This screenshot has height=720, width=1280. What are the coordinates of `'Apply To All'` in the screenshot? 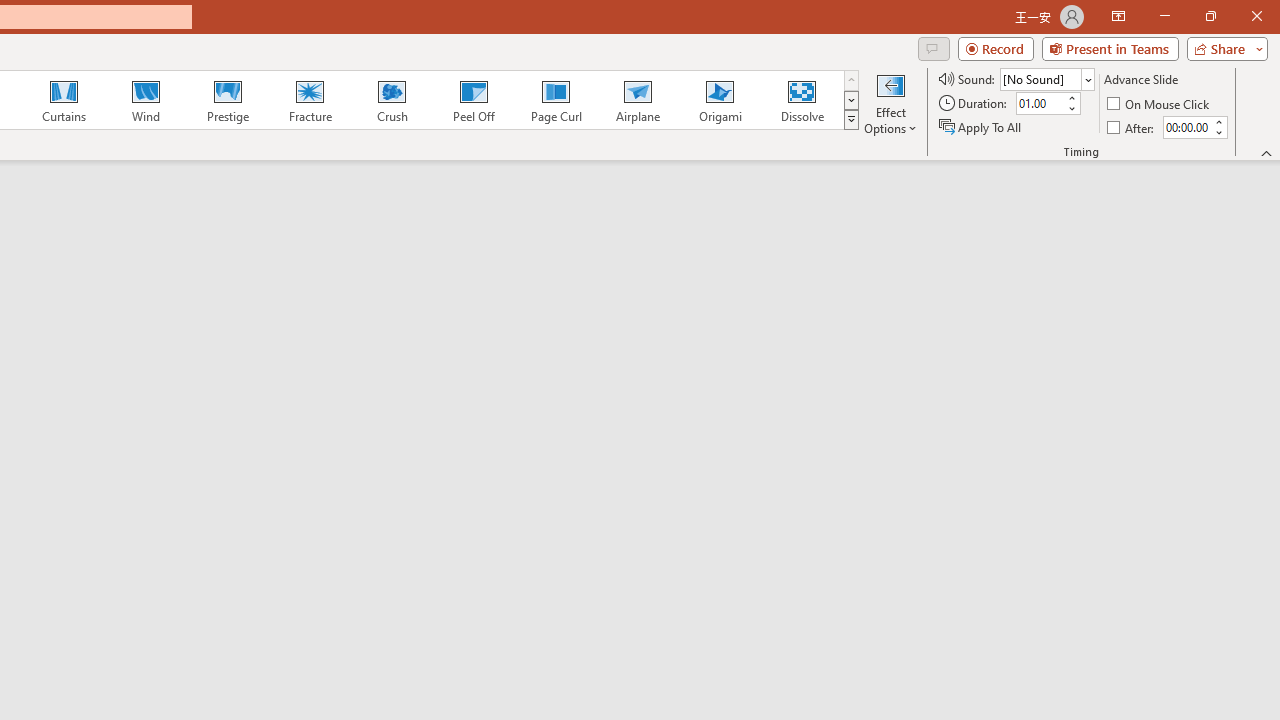 It's located at (981, 127).